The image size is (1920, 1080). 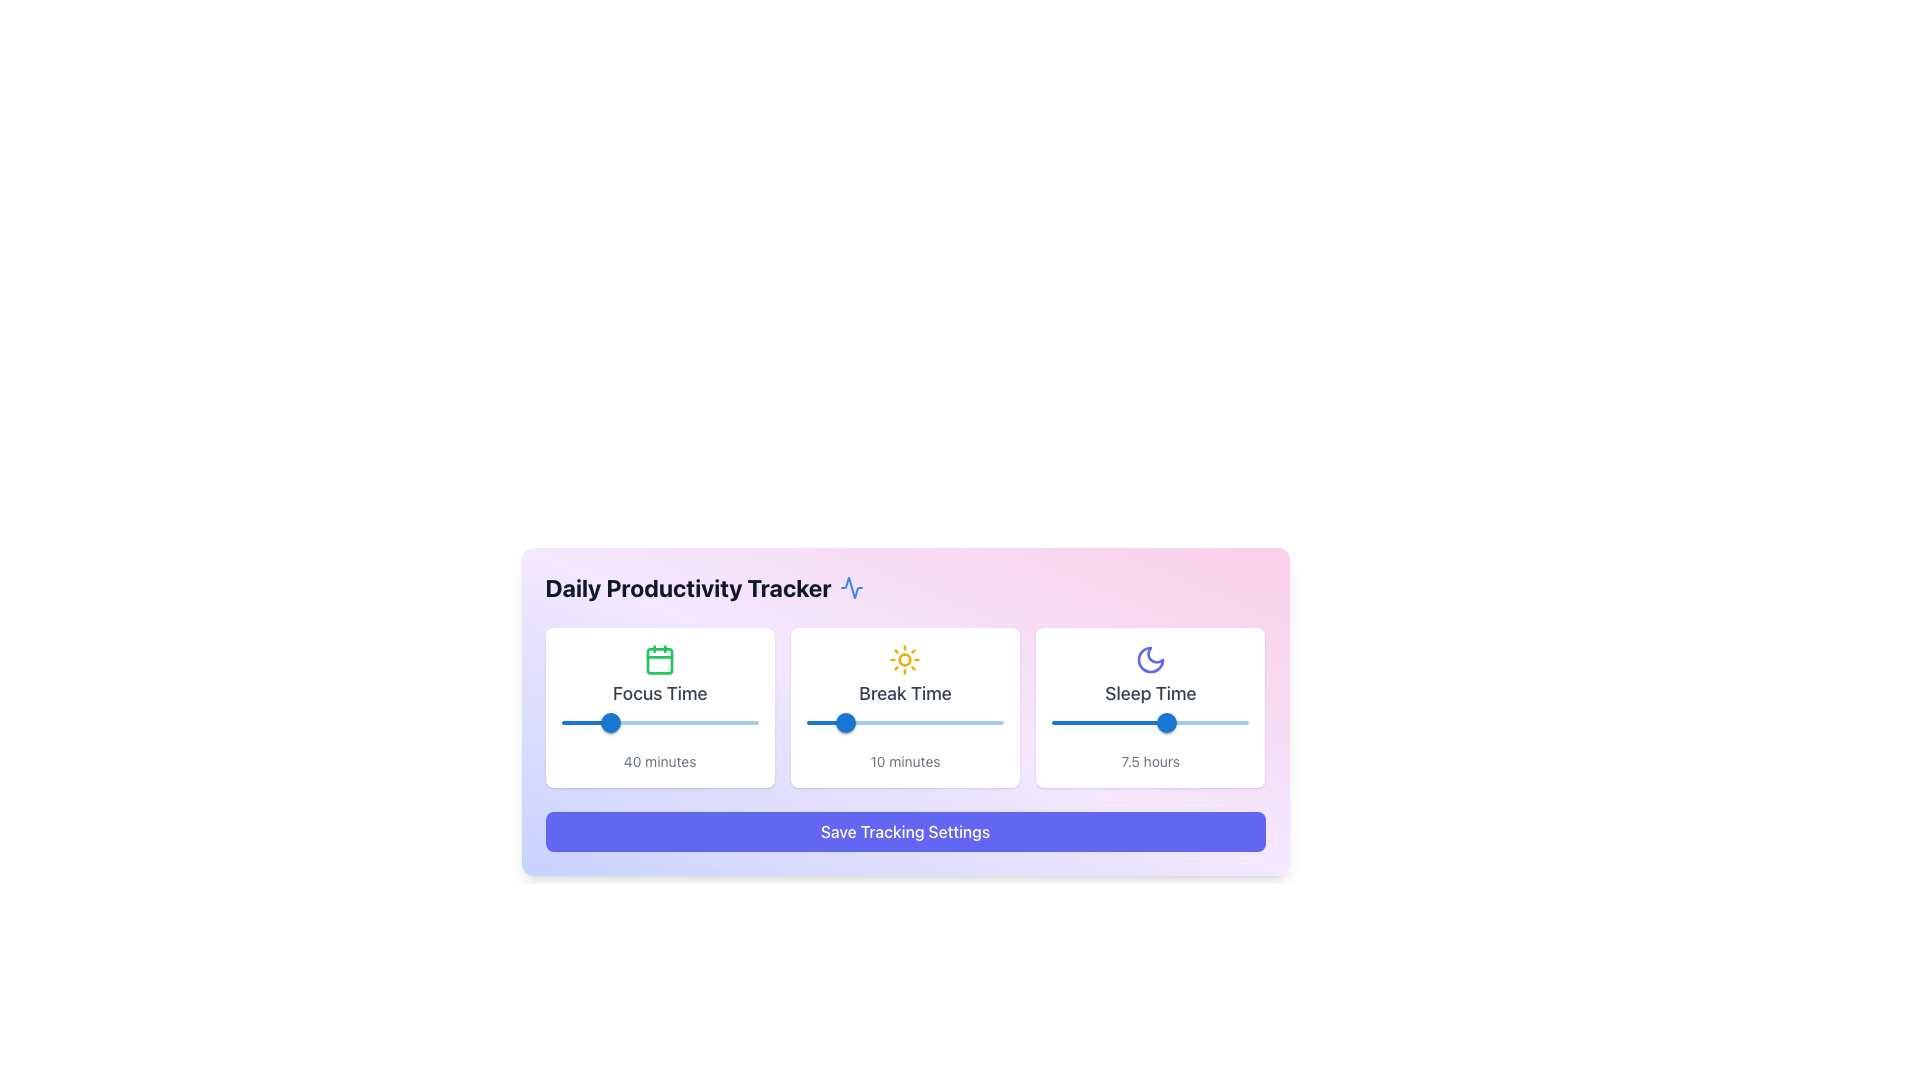 What do you see at coordinates (583, 722) in the screenshot?
I see `the focus time` at bounding box center [583, 722].